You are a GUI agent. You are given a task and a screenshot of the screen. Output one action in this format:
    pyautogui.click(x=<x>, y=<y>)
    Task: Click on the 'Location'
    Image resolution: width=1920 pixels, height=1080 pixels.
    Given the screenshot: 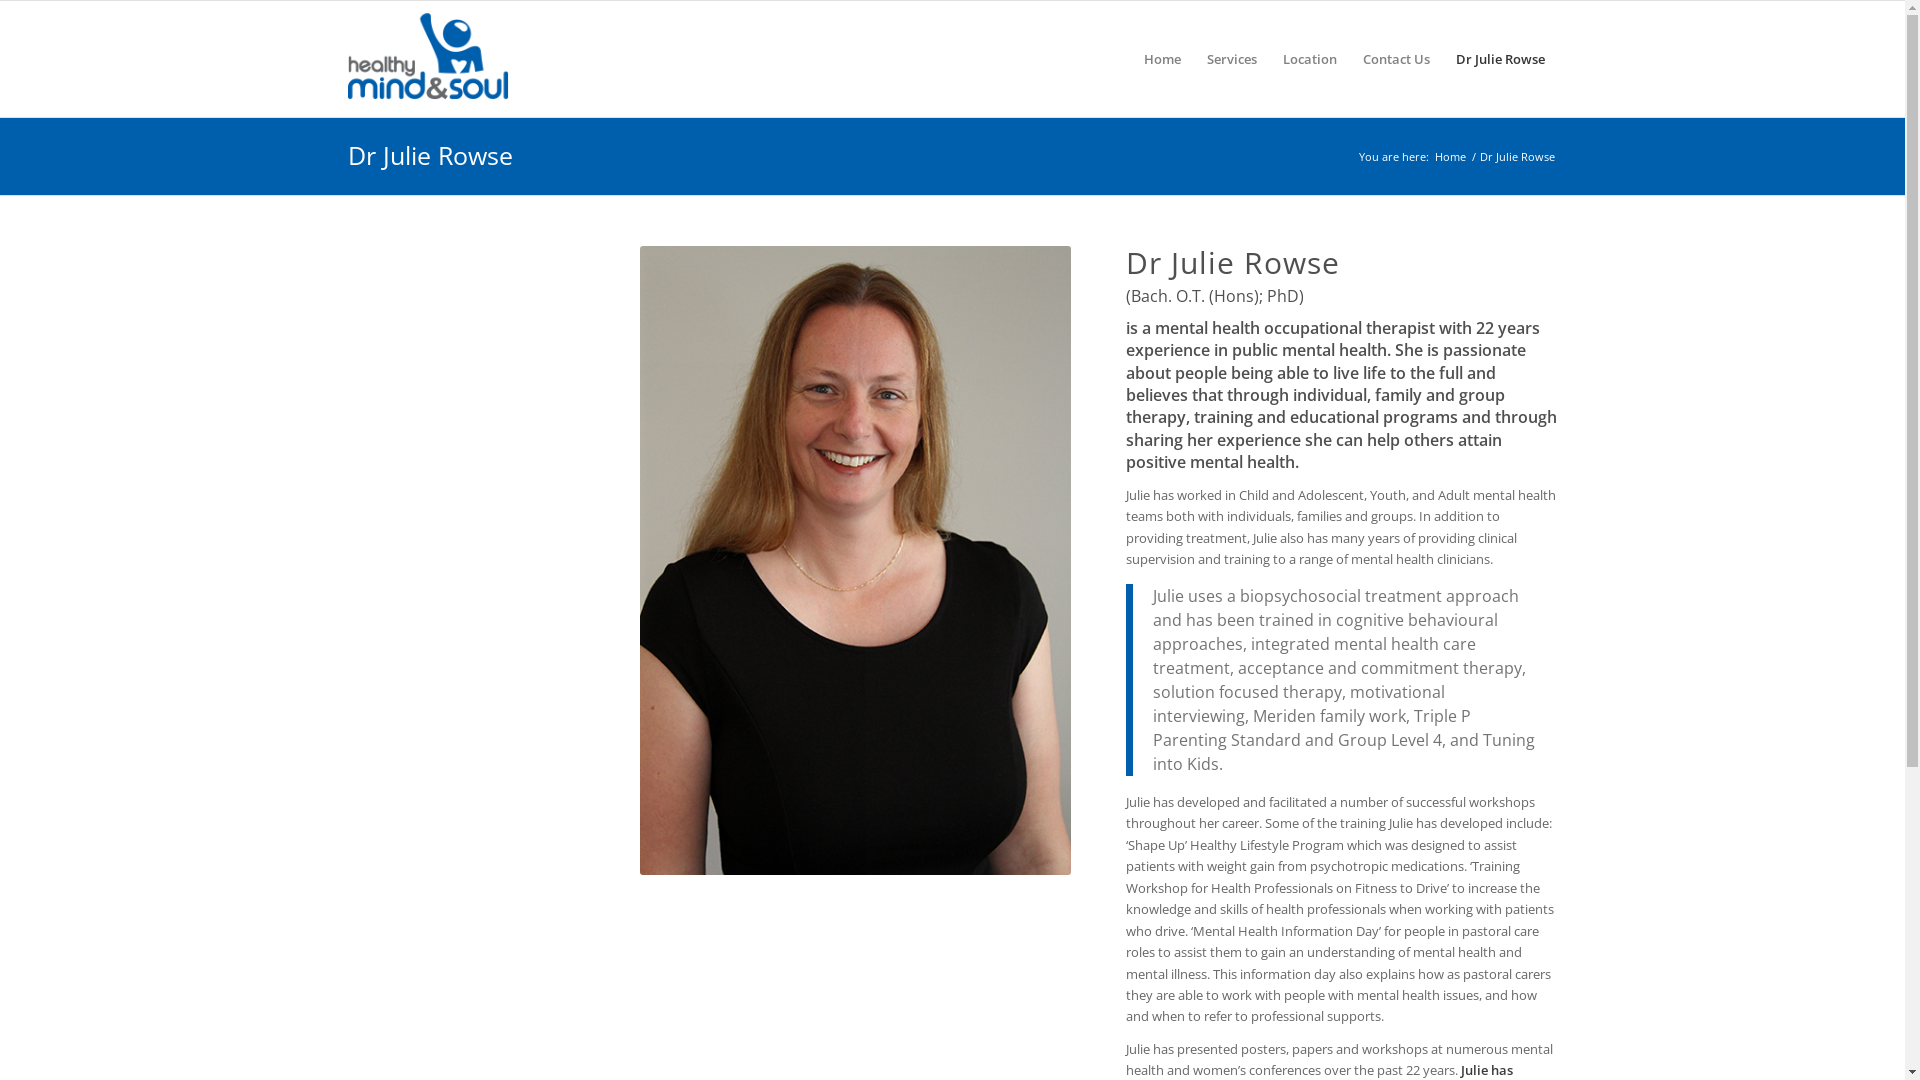 What is the action you would take?
    pyautogui.click(x=1310, y=57)
    